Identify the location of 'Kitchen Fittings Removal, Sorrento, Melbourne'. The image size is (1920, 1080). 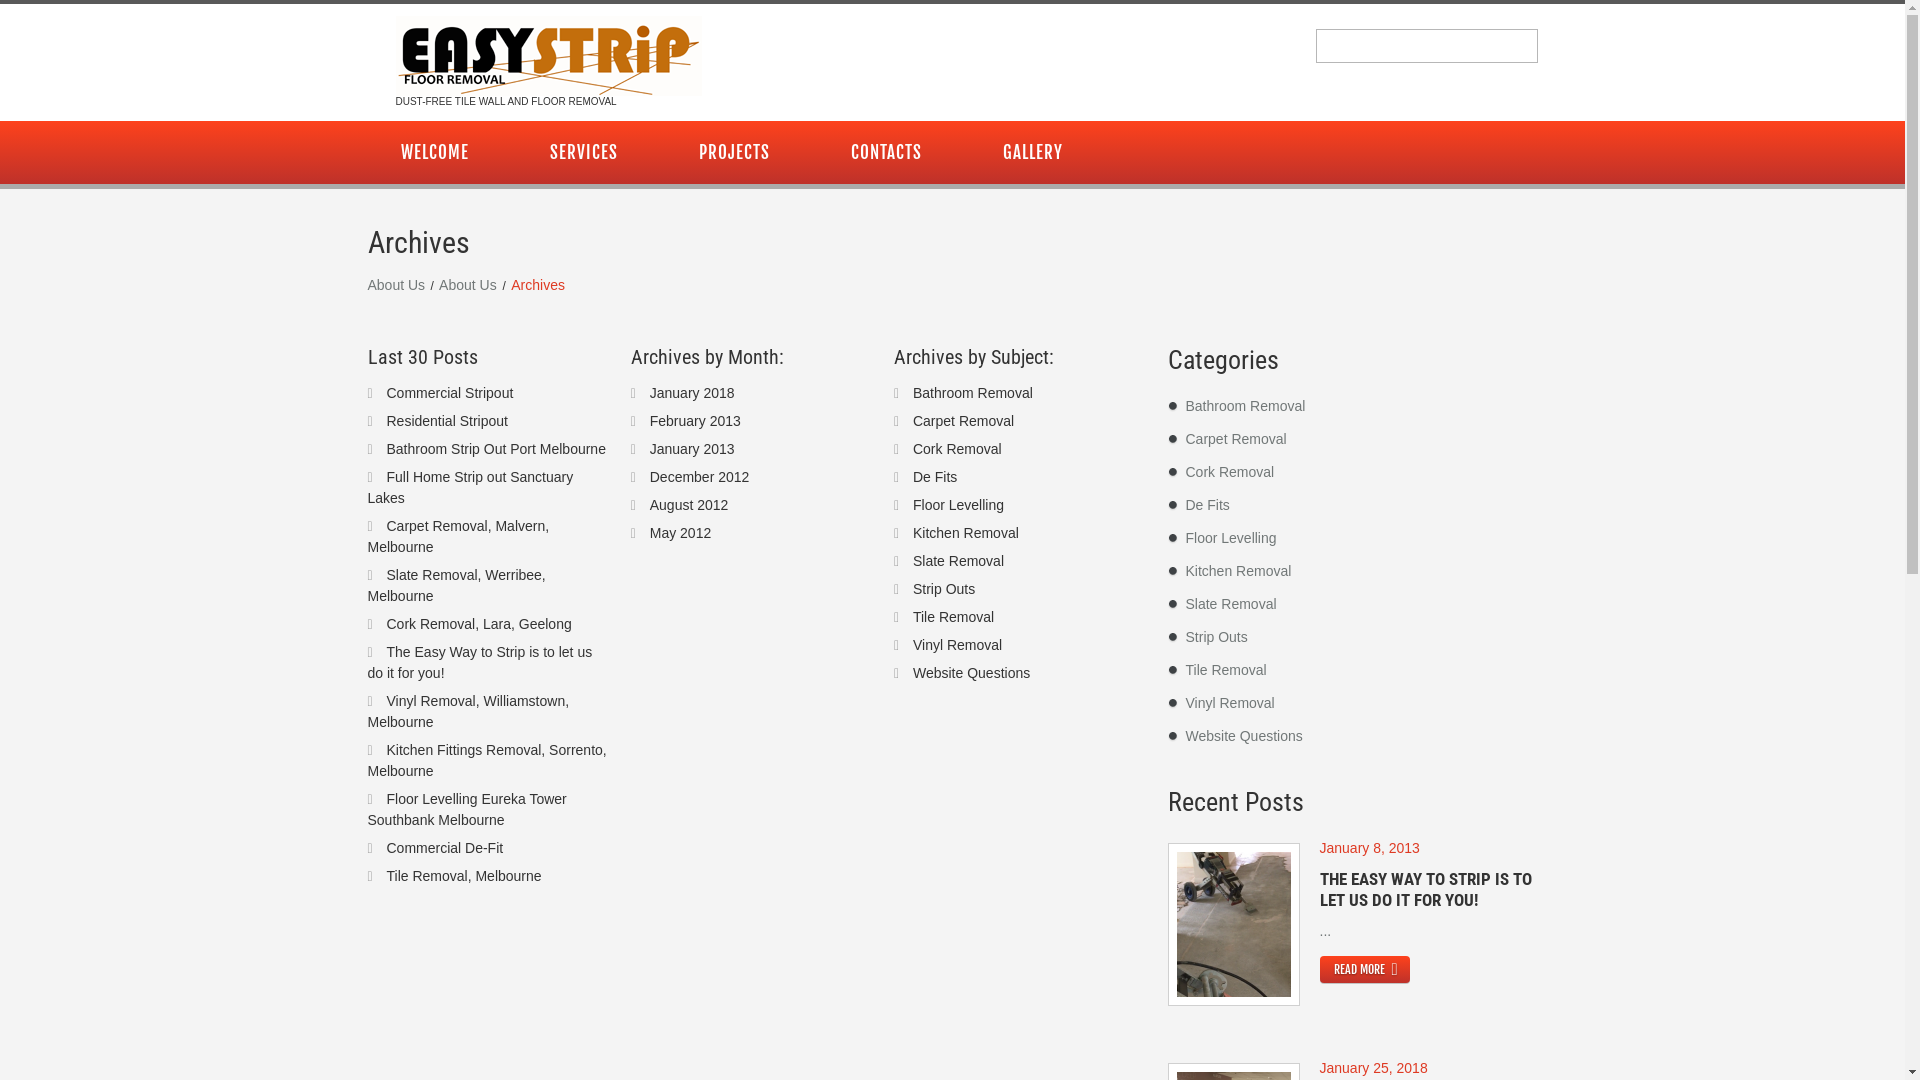
(487, 760).